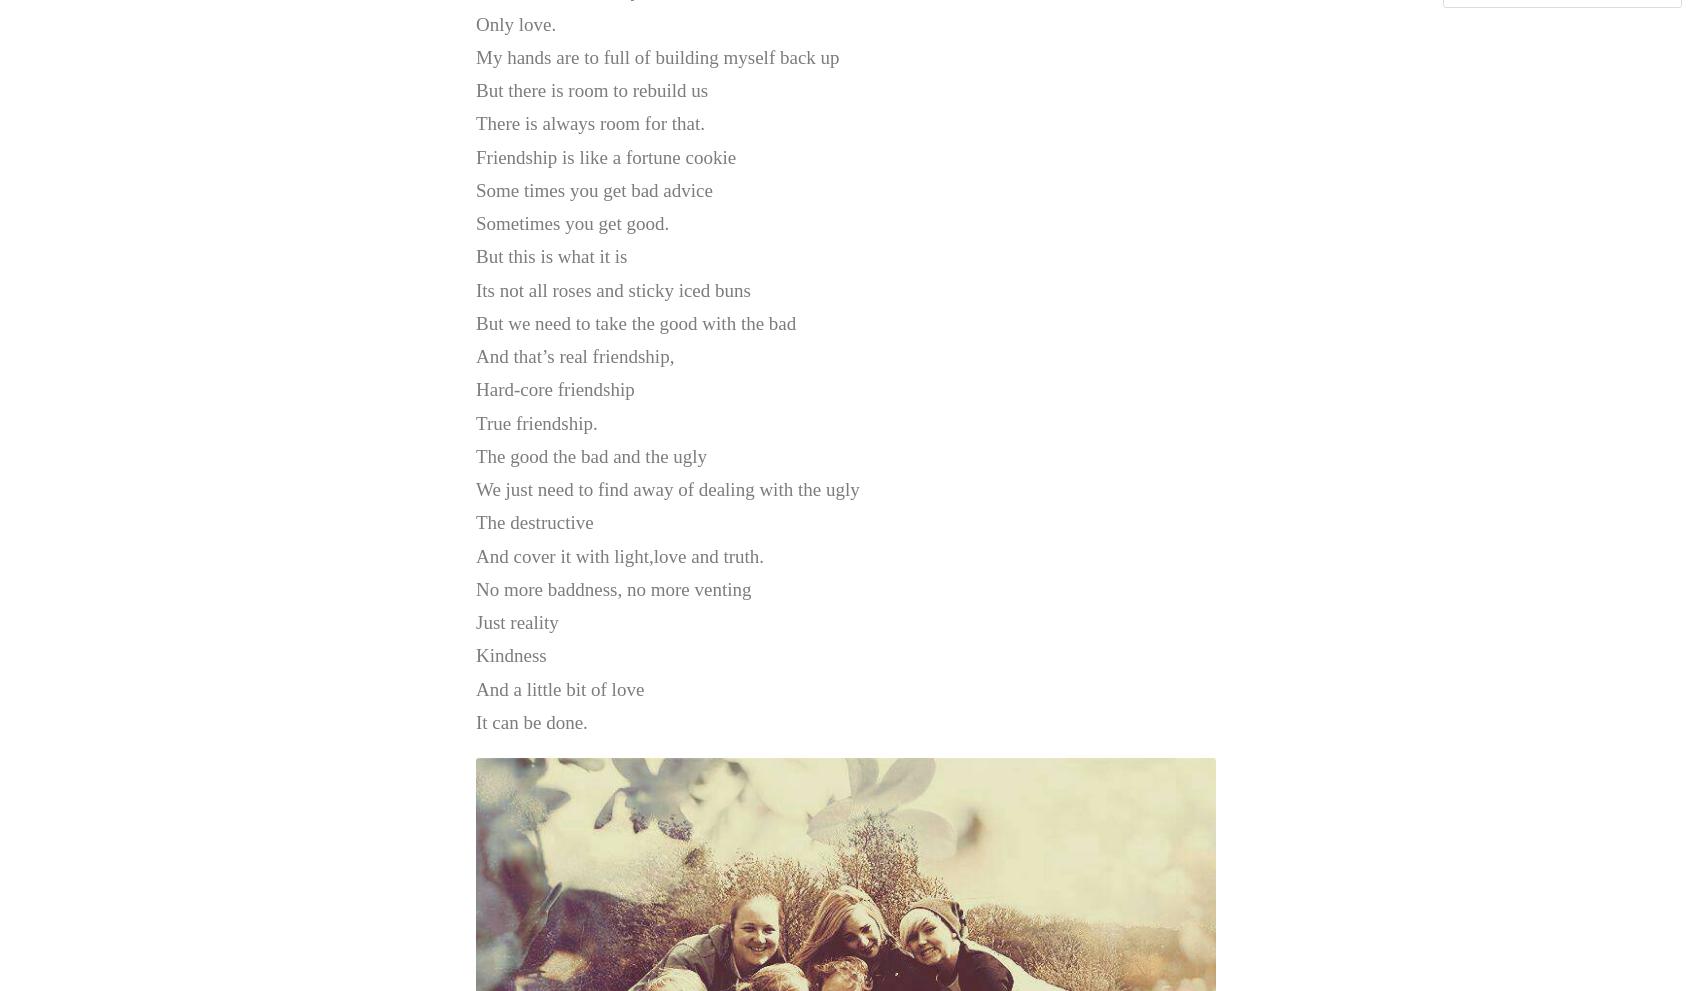 Image resolution: width=1692 pixels, height=991 pixels. I want to click on 'And that’s real friendship,', so click(573, 356).